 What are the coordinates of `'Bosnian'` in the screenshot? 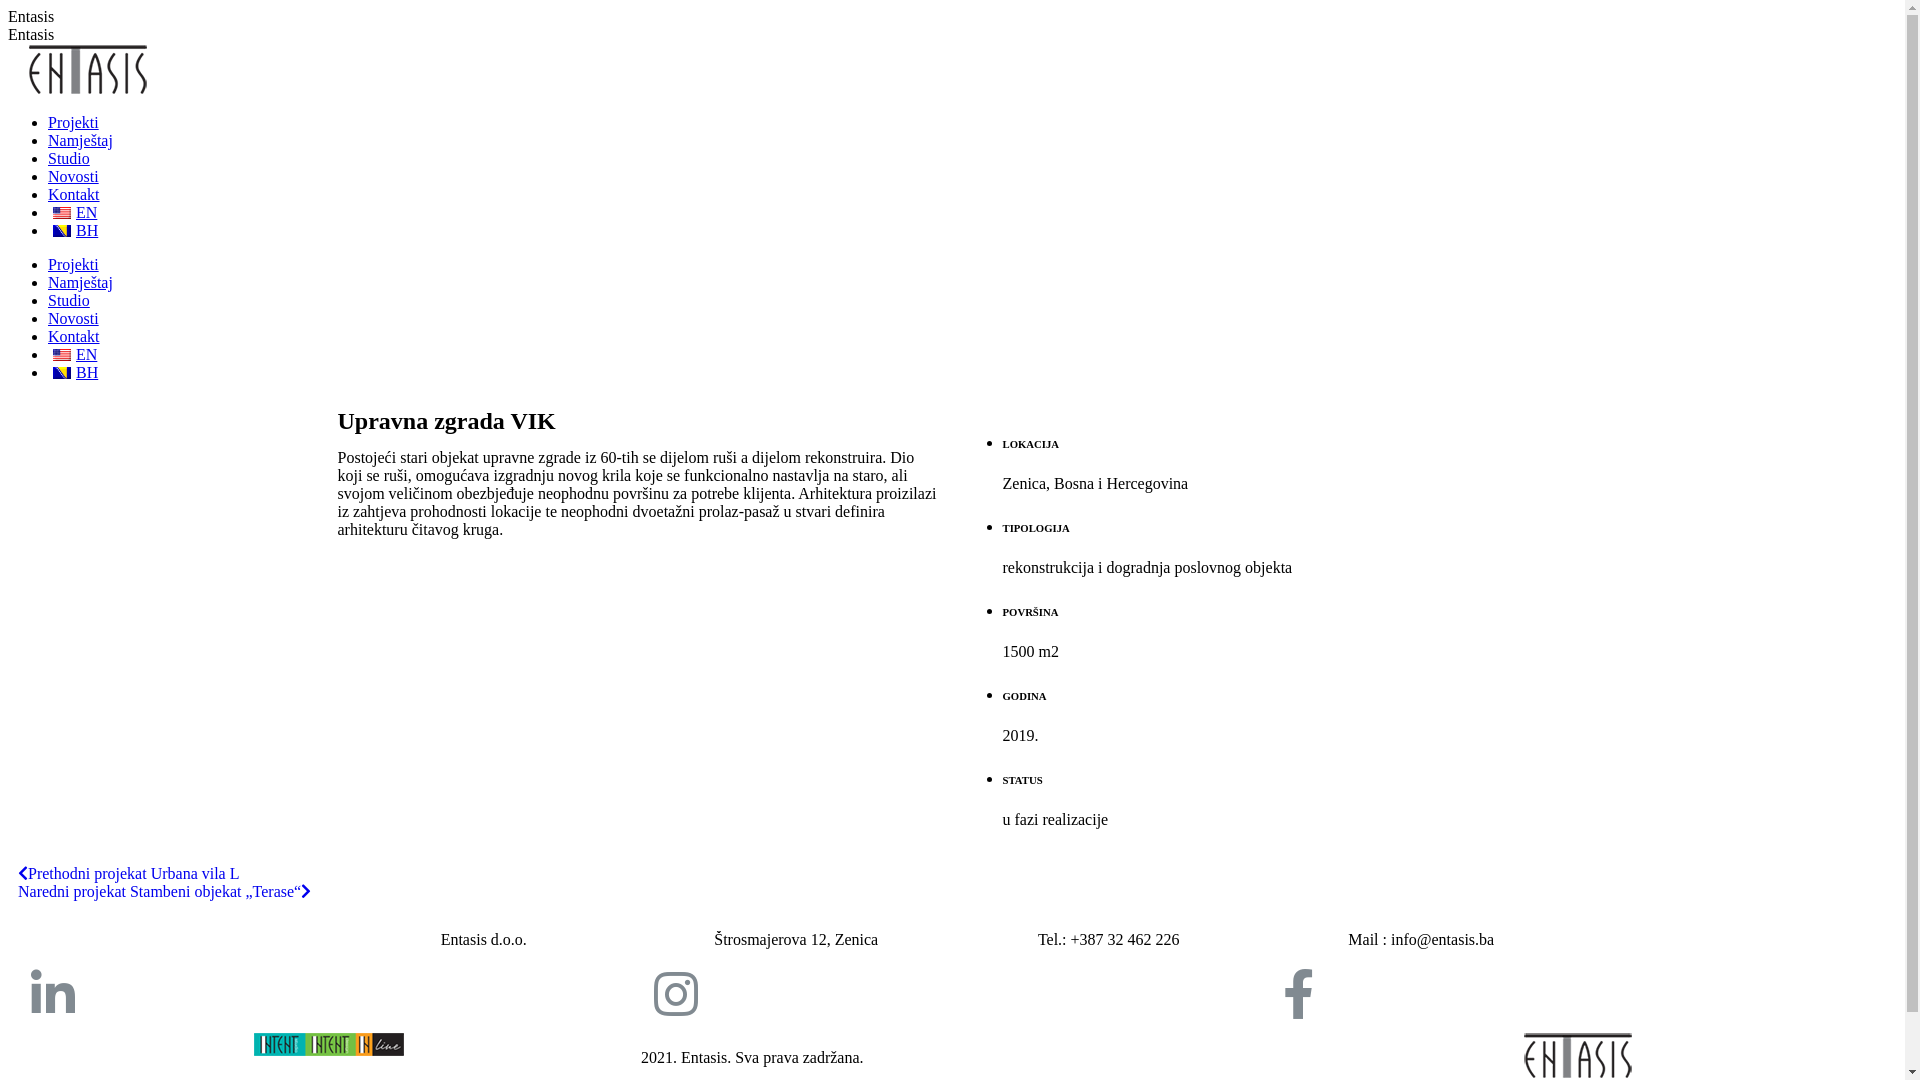 It's located at (62, 373).